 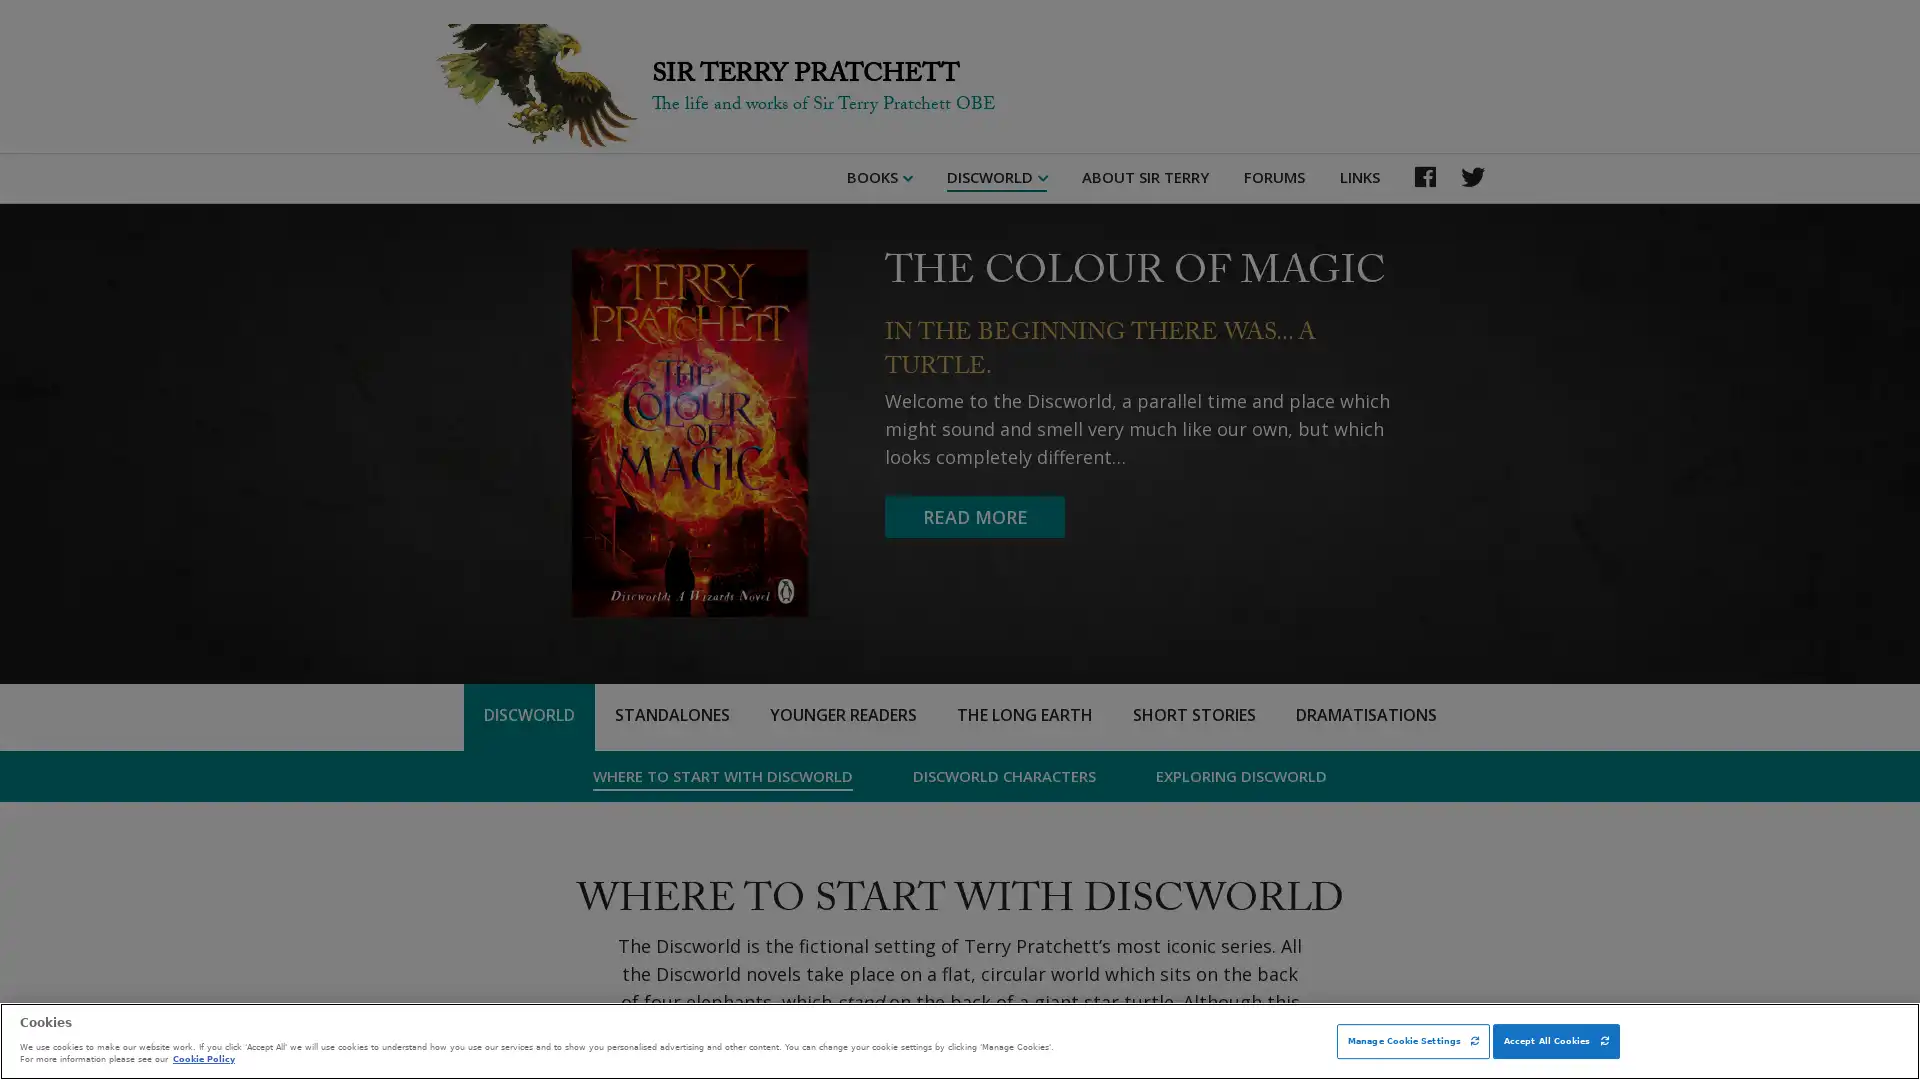 What do you see at coordinates (974, 515) in the screenshot?
I see `READ MORE` at bounding box center [974, 515].